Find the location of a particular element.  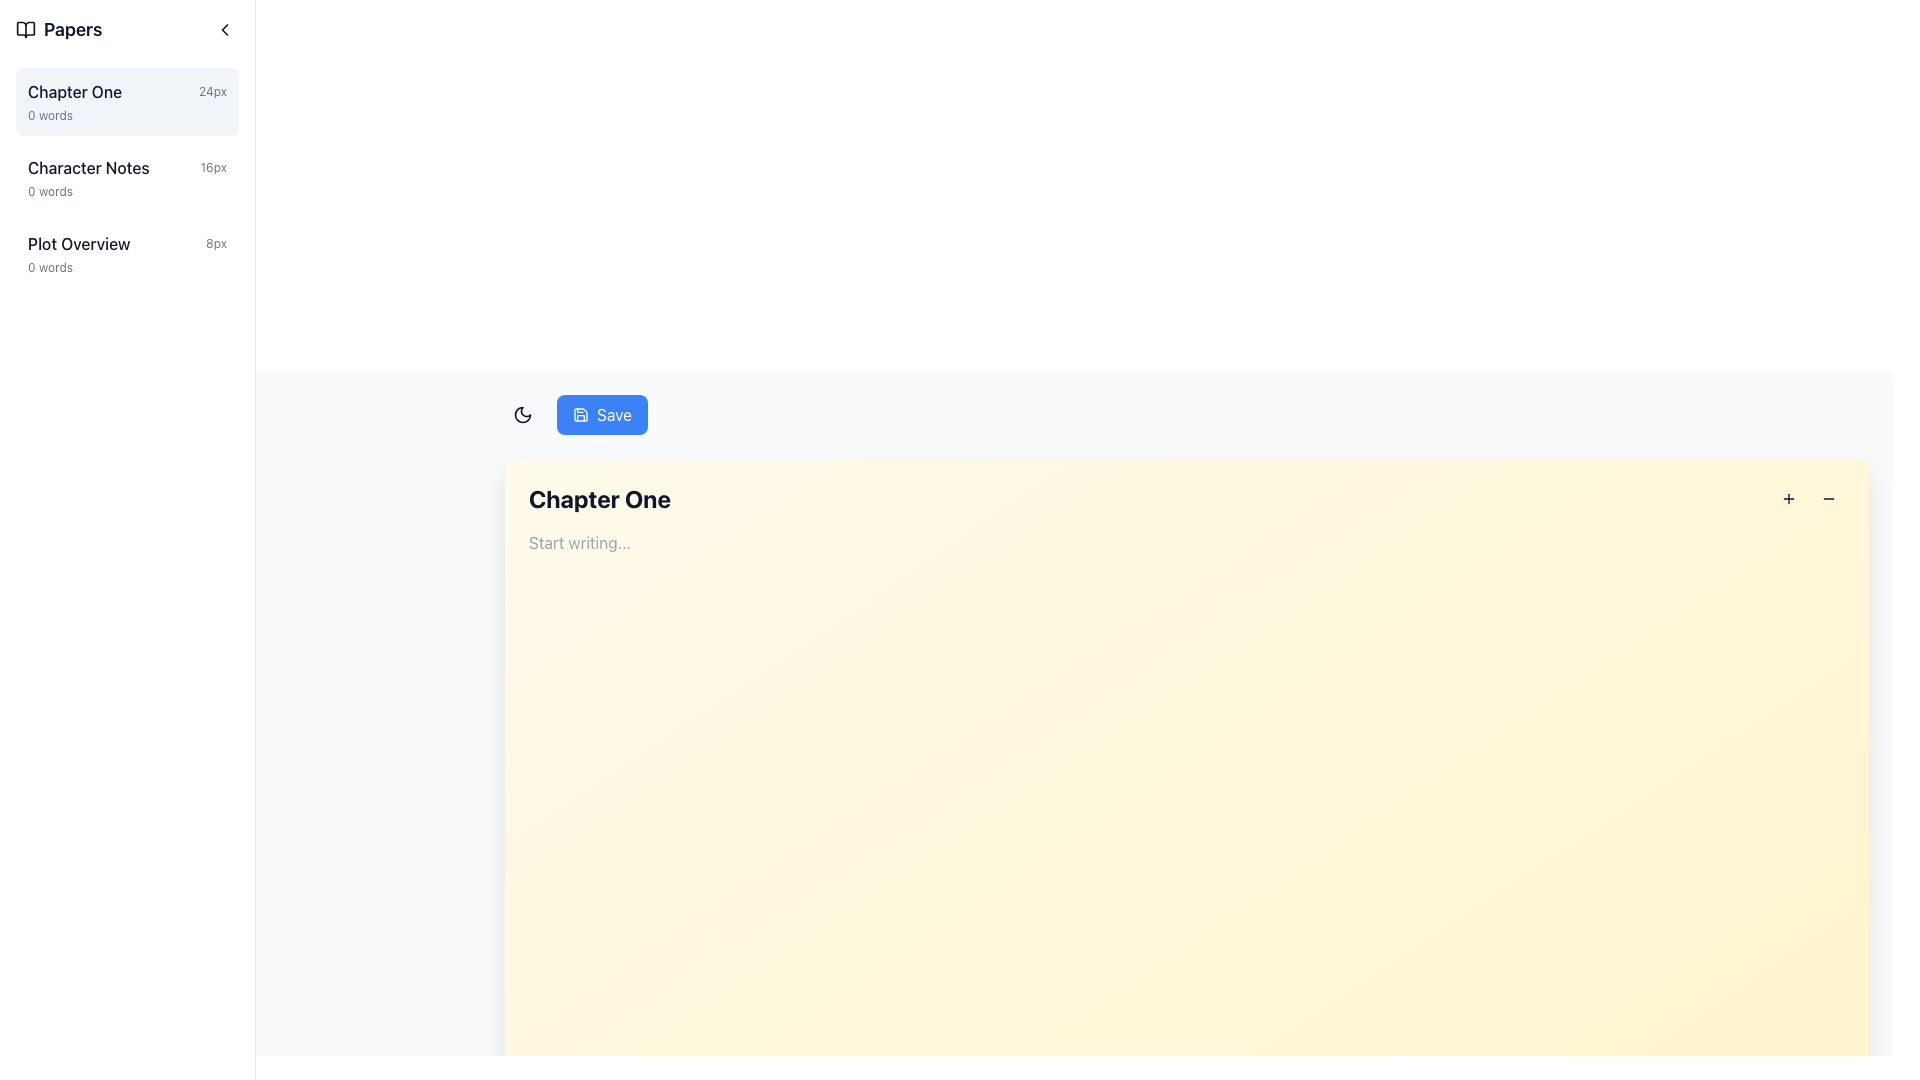

save icon element, which is part of a blue button labeled 'Save' located at the top center of the document-writing interface is located at coordinates (579, 414).